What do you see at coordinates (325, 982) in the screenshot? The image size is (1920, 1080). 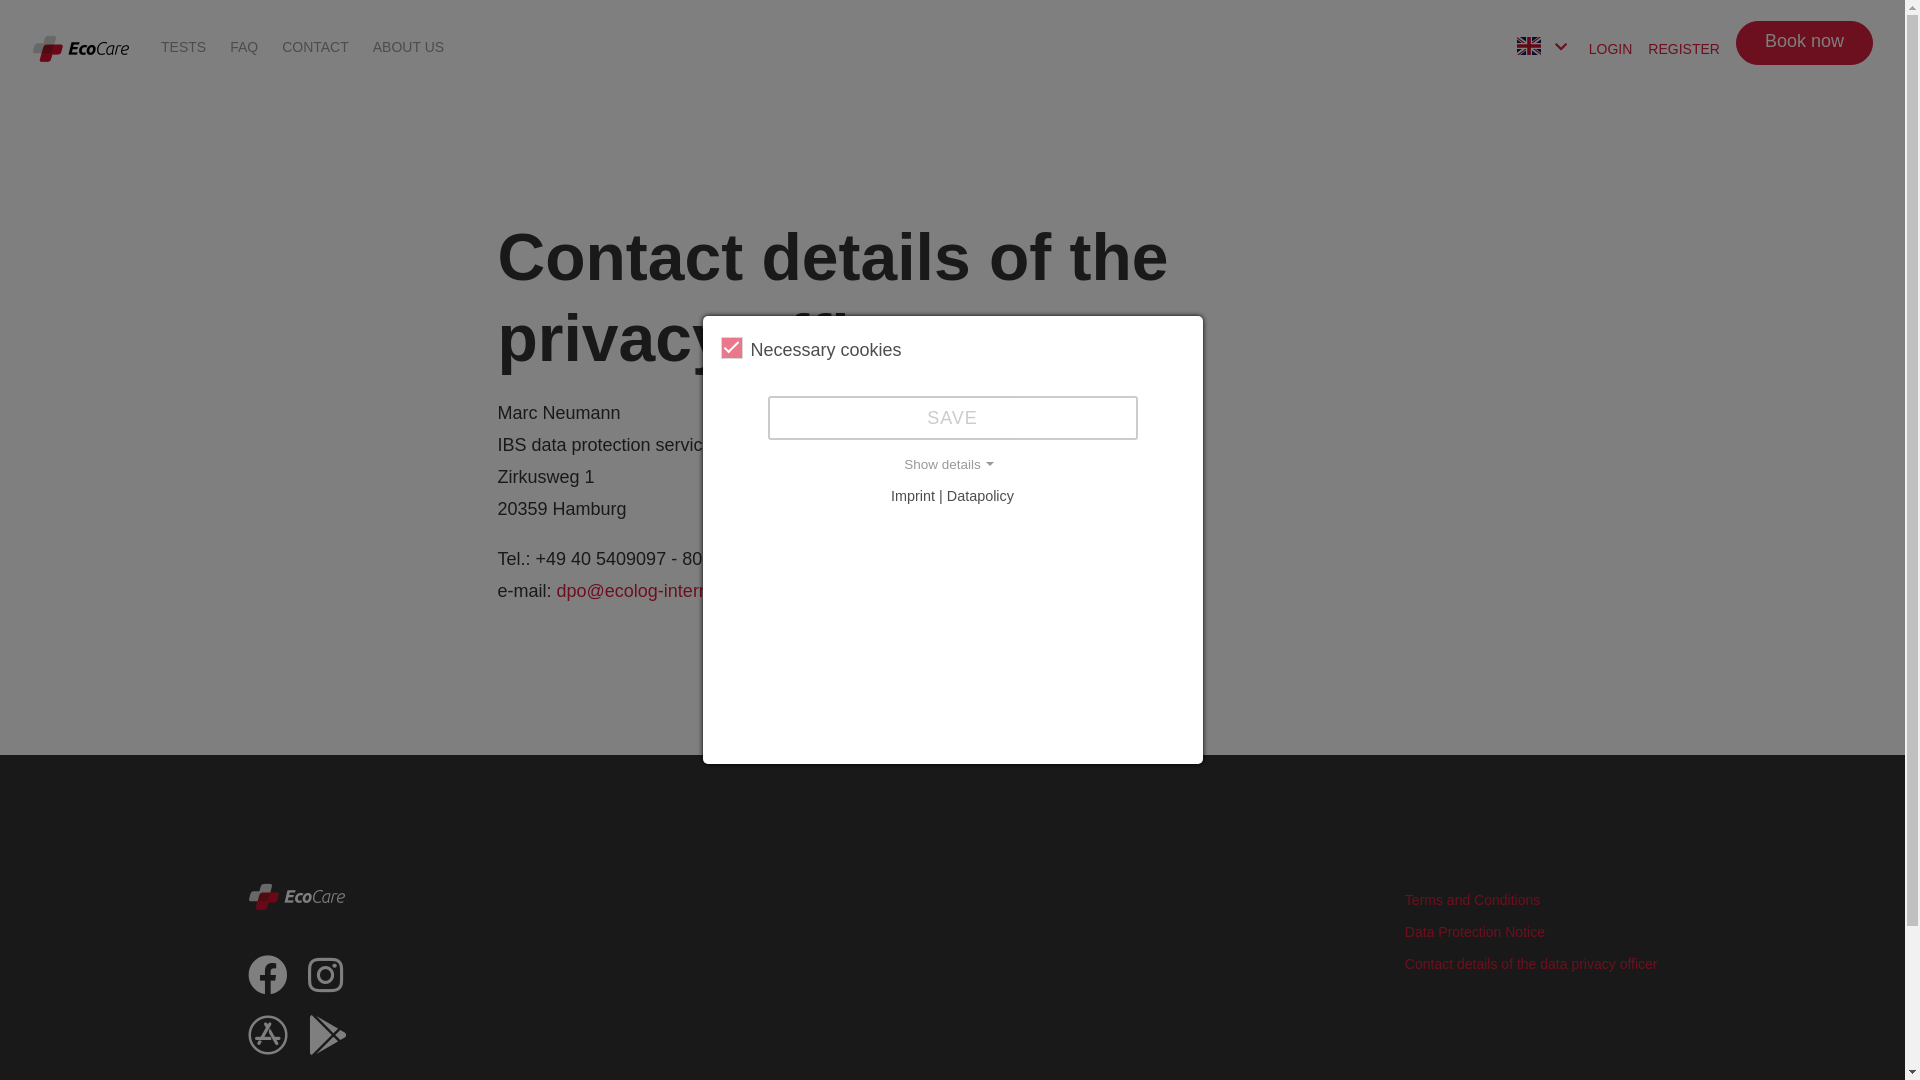 I see `'EcoCare Instagram'` at bounding box center [325, 982].